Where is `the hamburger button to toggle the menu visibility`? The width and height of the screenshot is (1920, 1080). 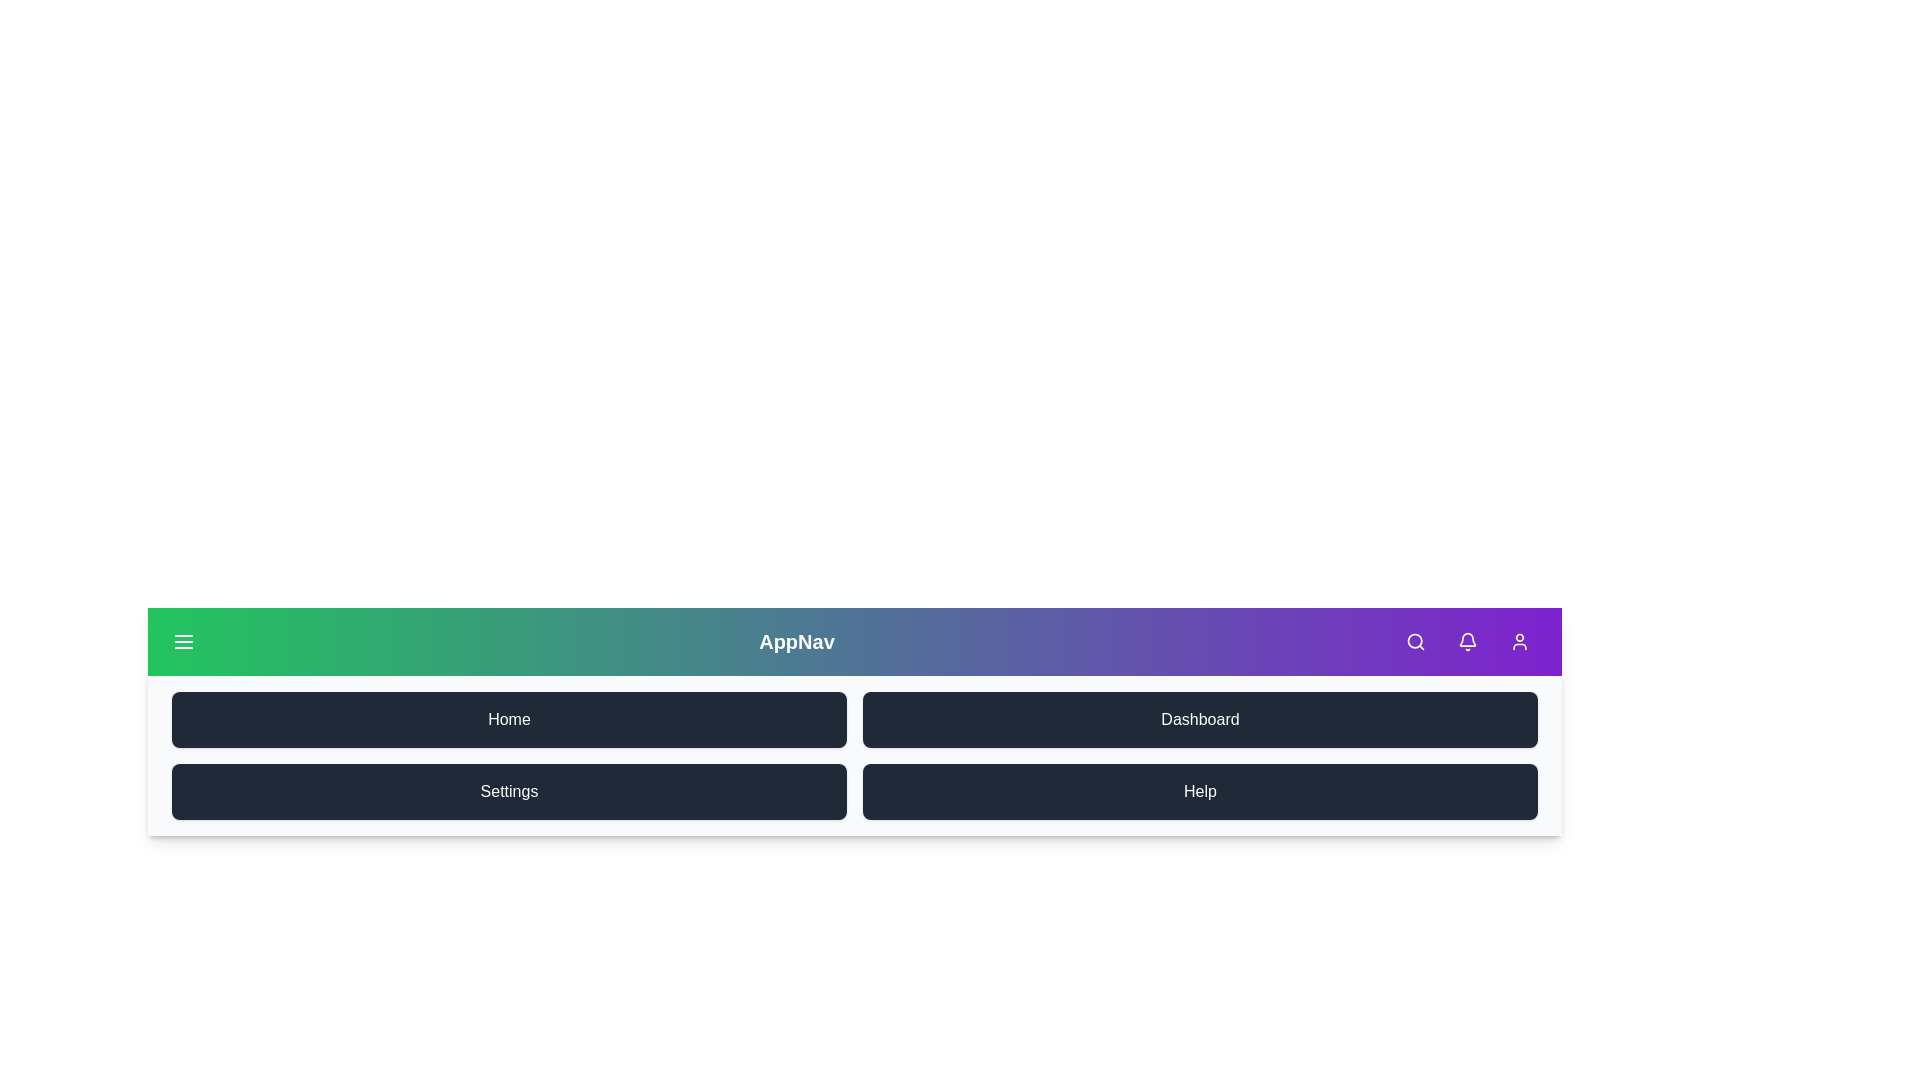
the hamburger button to toggle the menu visibility is located at coordinates (183, 641).